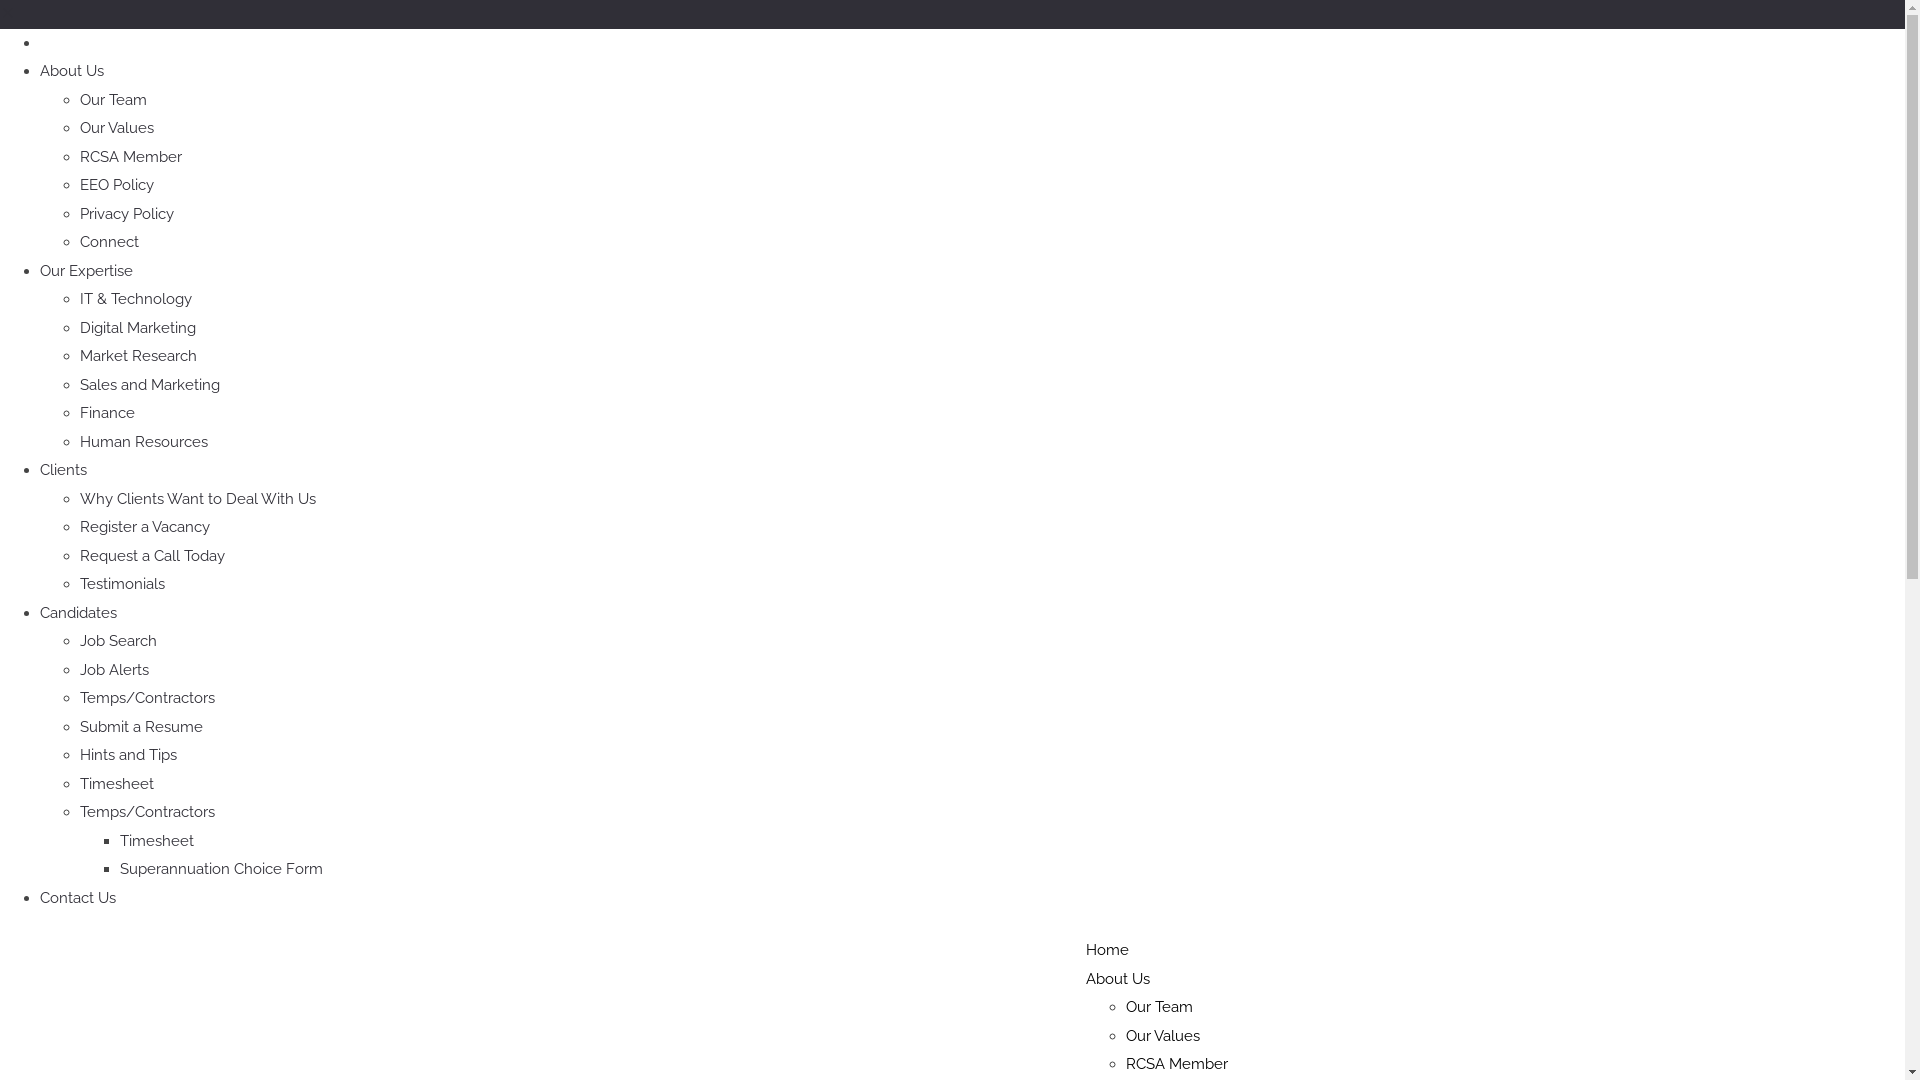  Describe the element at coordinates (1159, 1006) in the screenshot. I see `'Our Team'` at that location.